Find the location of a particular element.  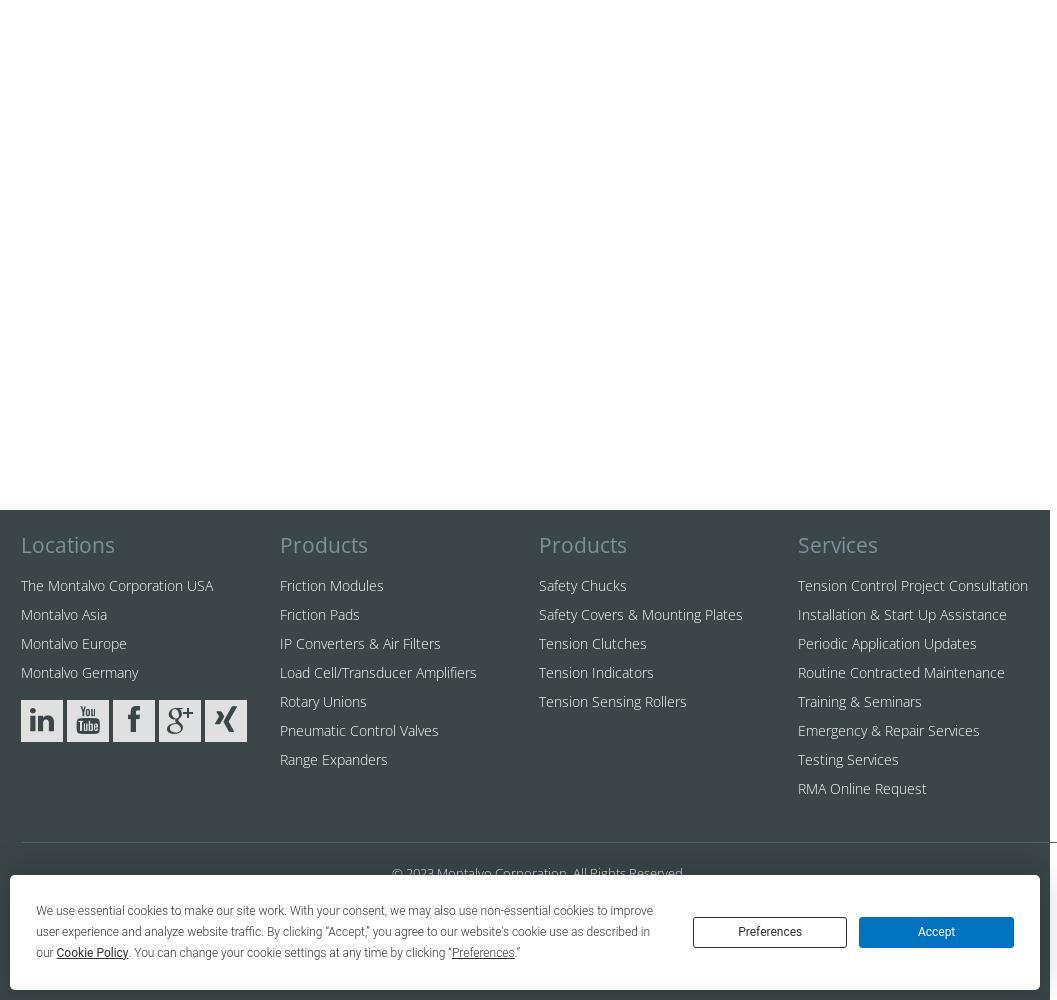

'The Montalvo Corporation USA' is located at coordinates (116, 584).